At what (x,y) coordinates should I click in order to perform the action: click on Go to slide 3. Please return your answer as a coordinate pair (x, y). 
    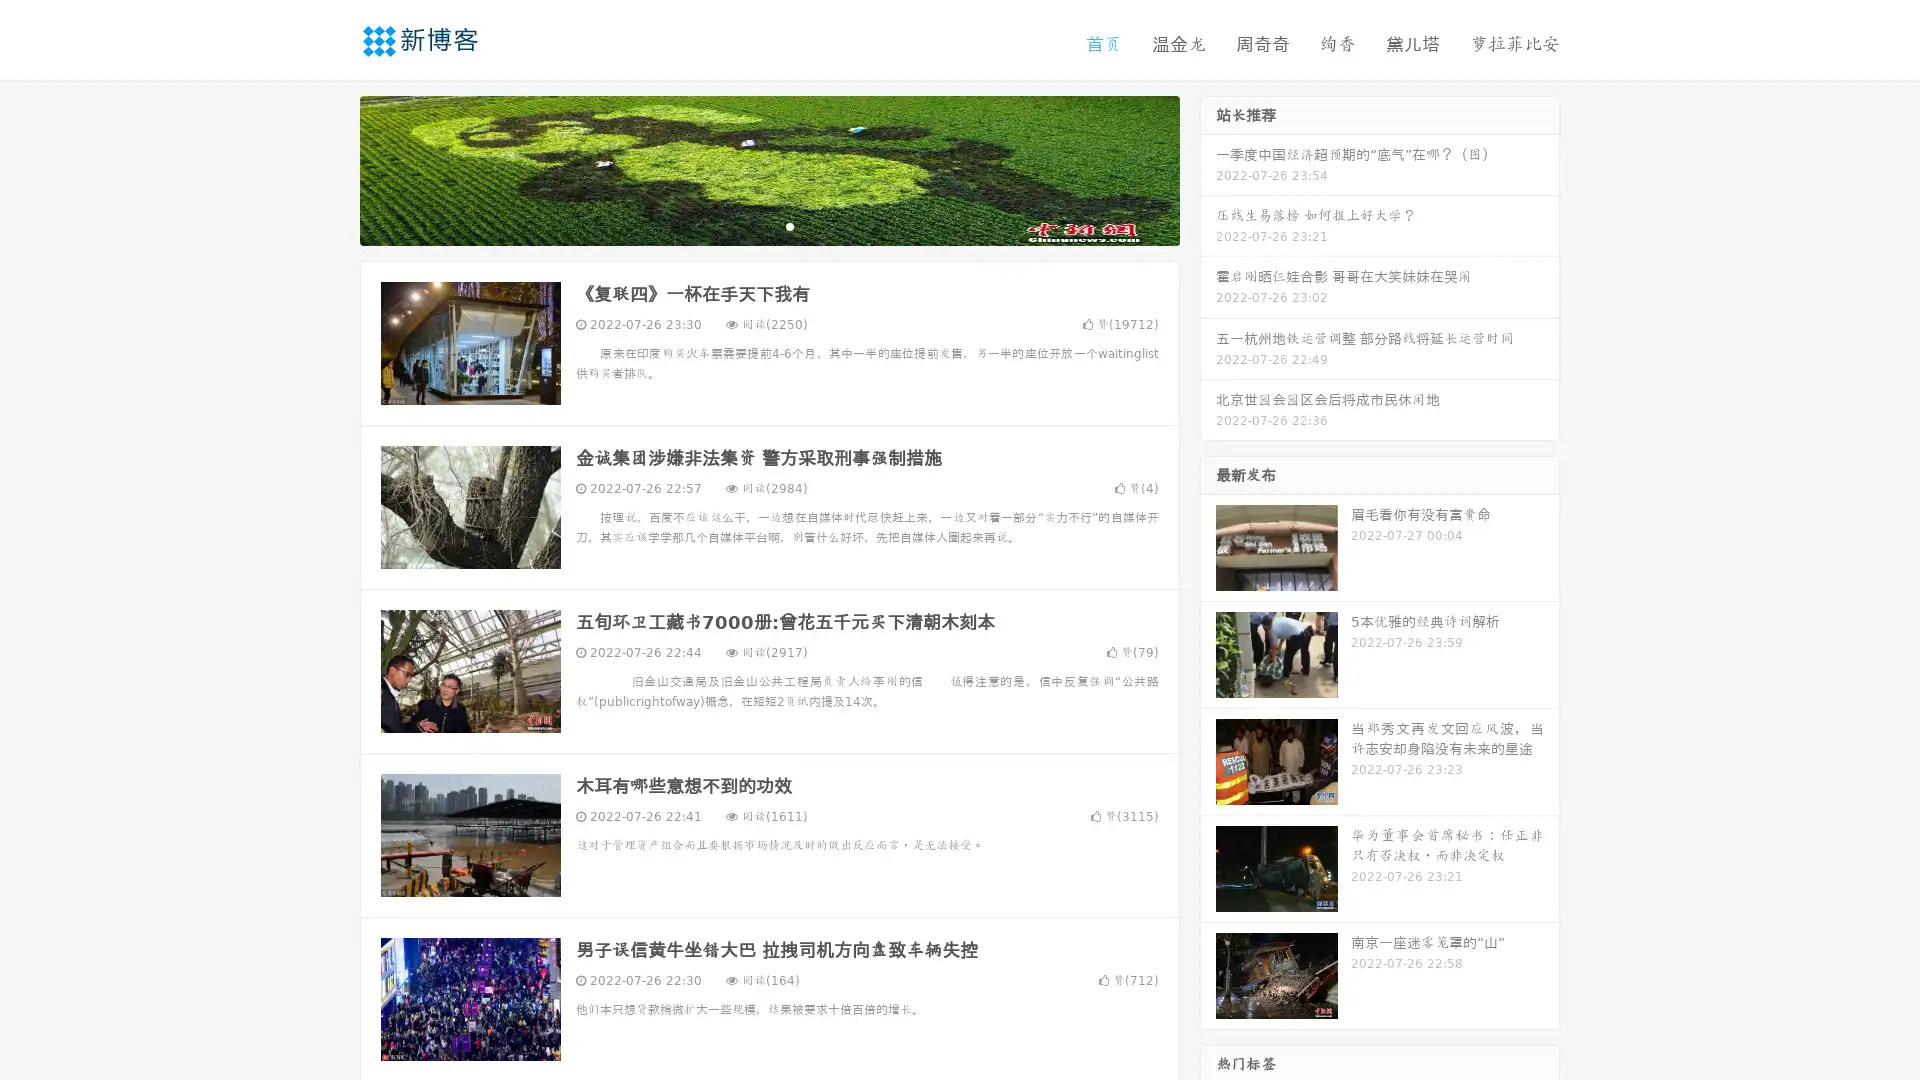
    Looking at the image, I should click on (789, 225).